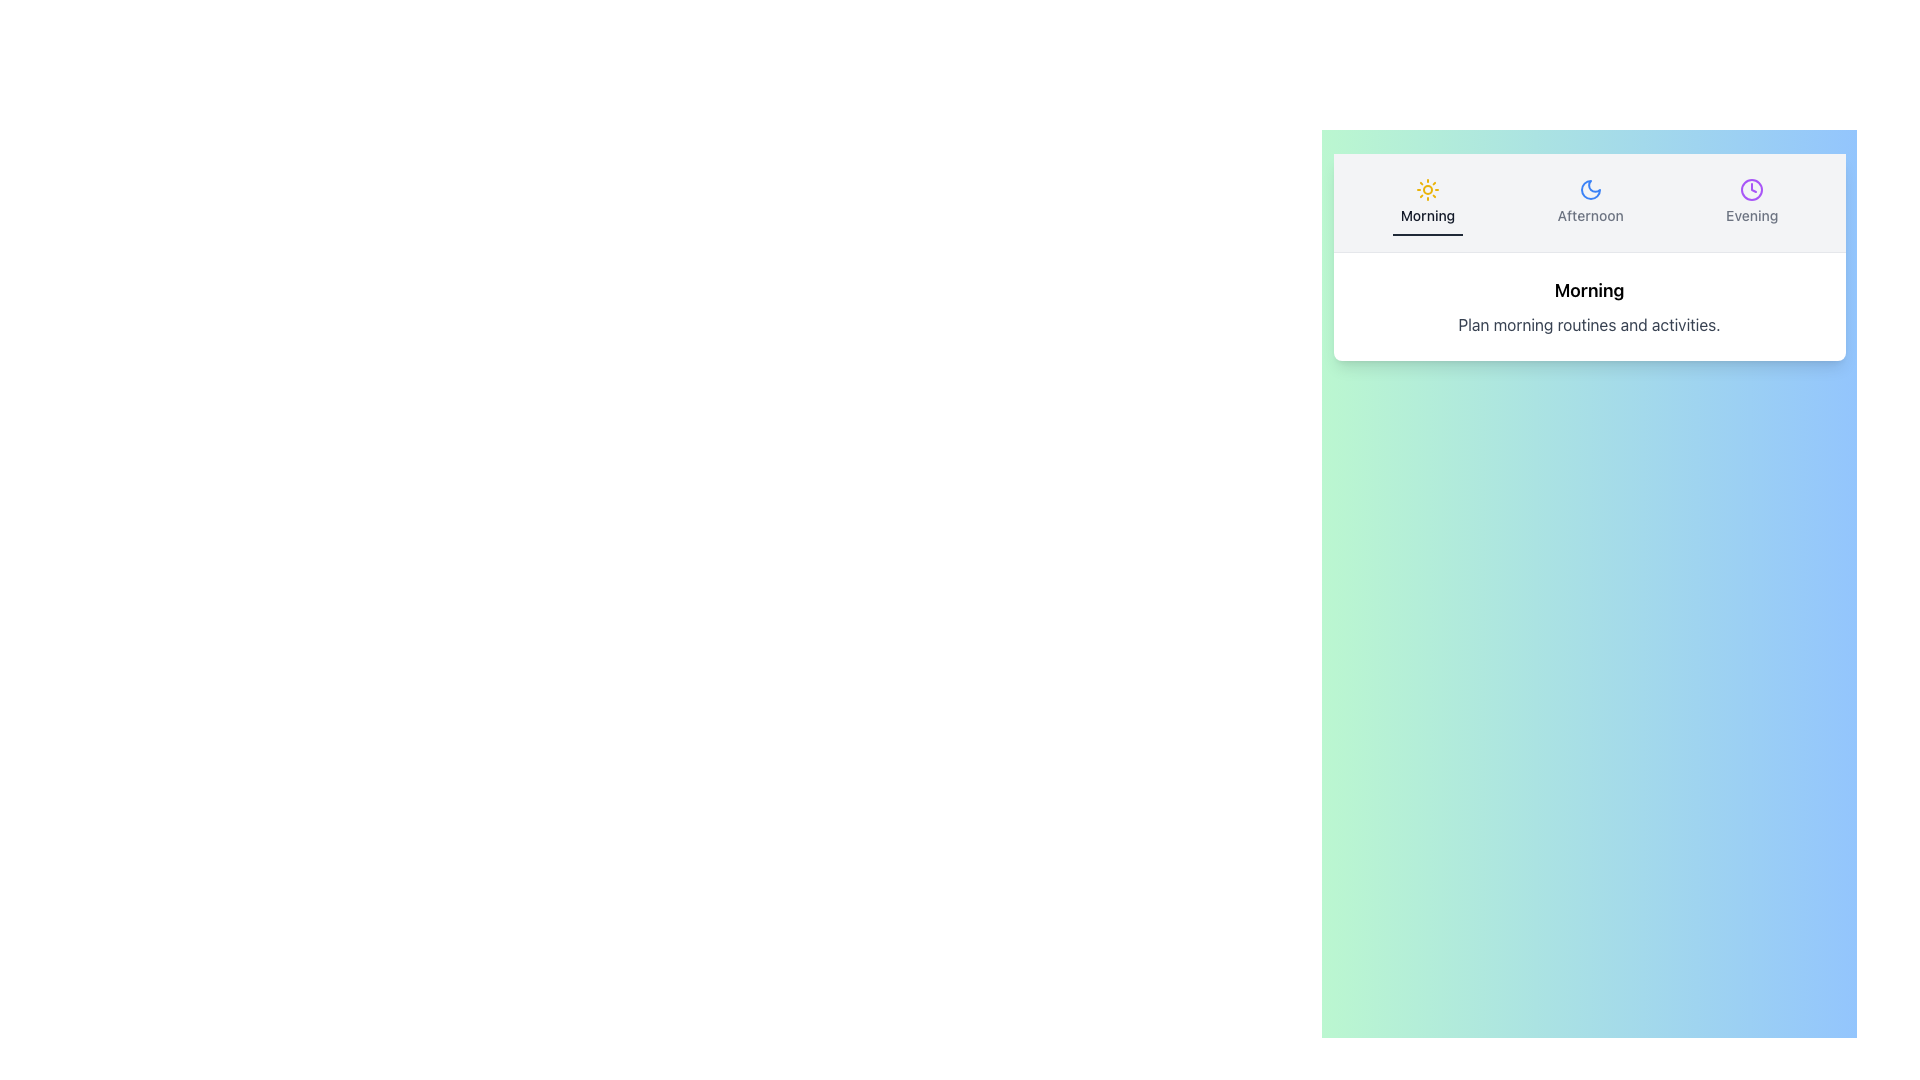 This screenshot has width=1920, height=1080. I want to click on the informational text block located at the center-bottom part of the highlighted section within a card that displays information about the selected time period and its activities, so click(1588, 307).